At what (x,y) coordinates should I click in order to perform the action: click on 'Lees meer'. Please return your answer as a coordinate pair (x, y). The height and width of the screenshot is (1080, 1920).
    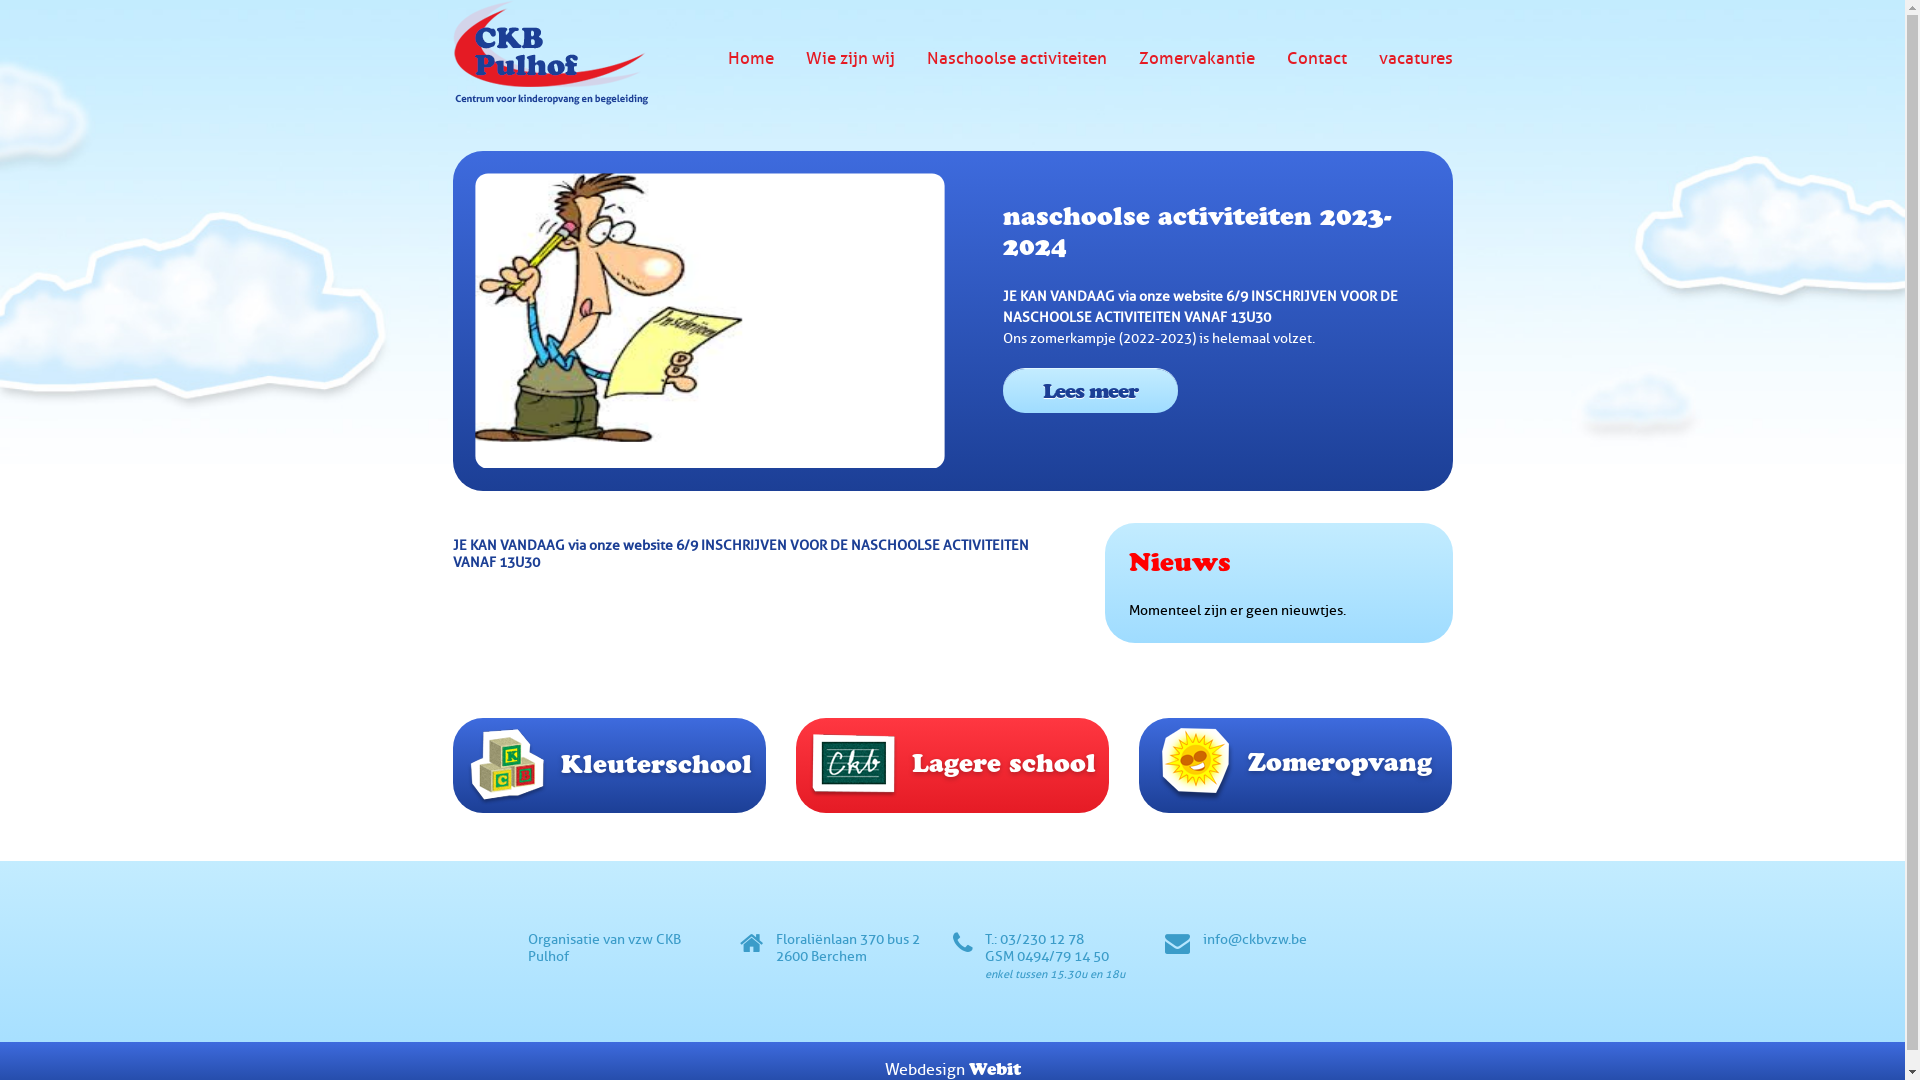
    Looking at the image, I should click on (1088, 390).